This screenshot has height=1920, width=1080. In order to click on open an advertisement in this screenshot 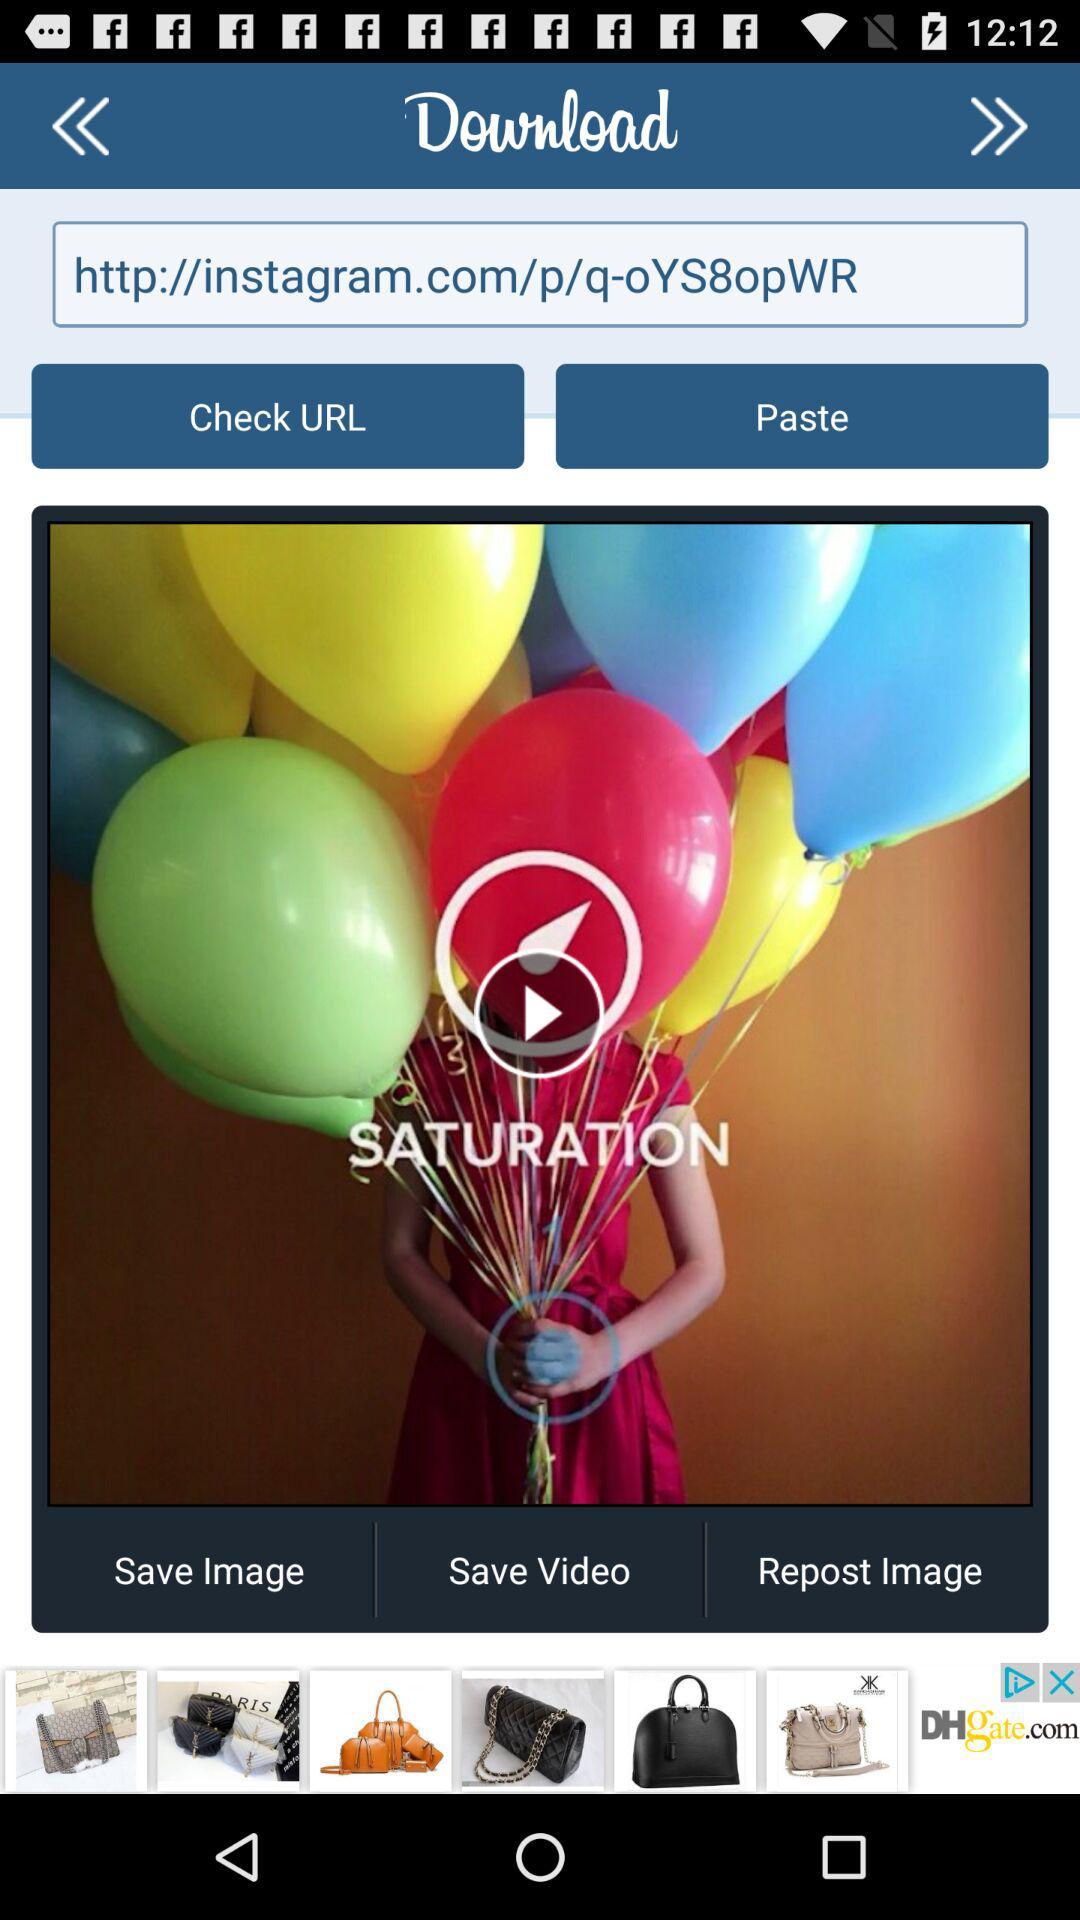, I will do `click(540, 1727)`.